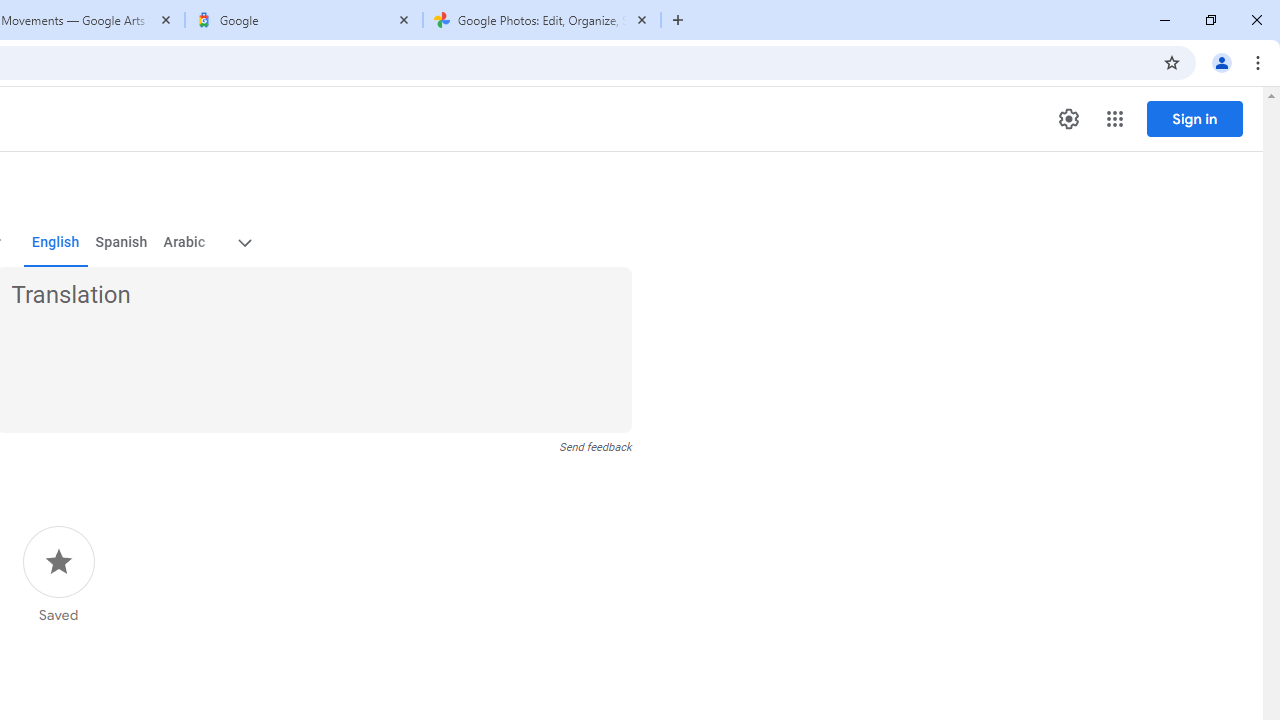 The image size is (1280, 720). Describe the element at coordinates (120, 242) in the screenshot. I see `'Spanish'` at that location.